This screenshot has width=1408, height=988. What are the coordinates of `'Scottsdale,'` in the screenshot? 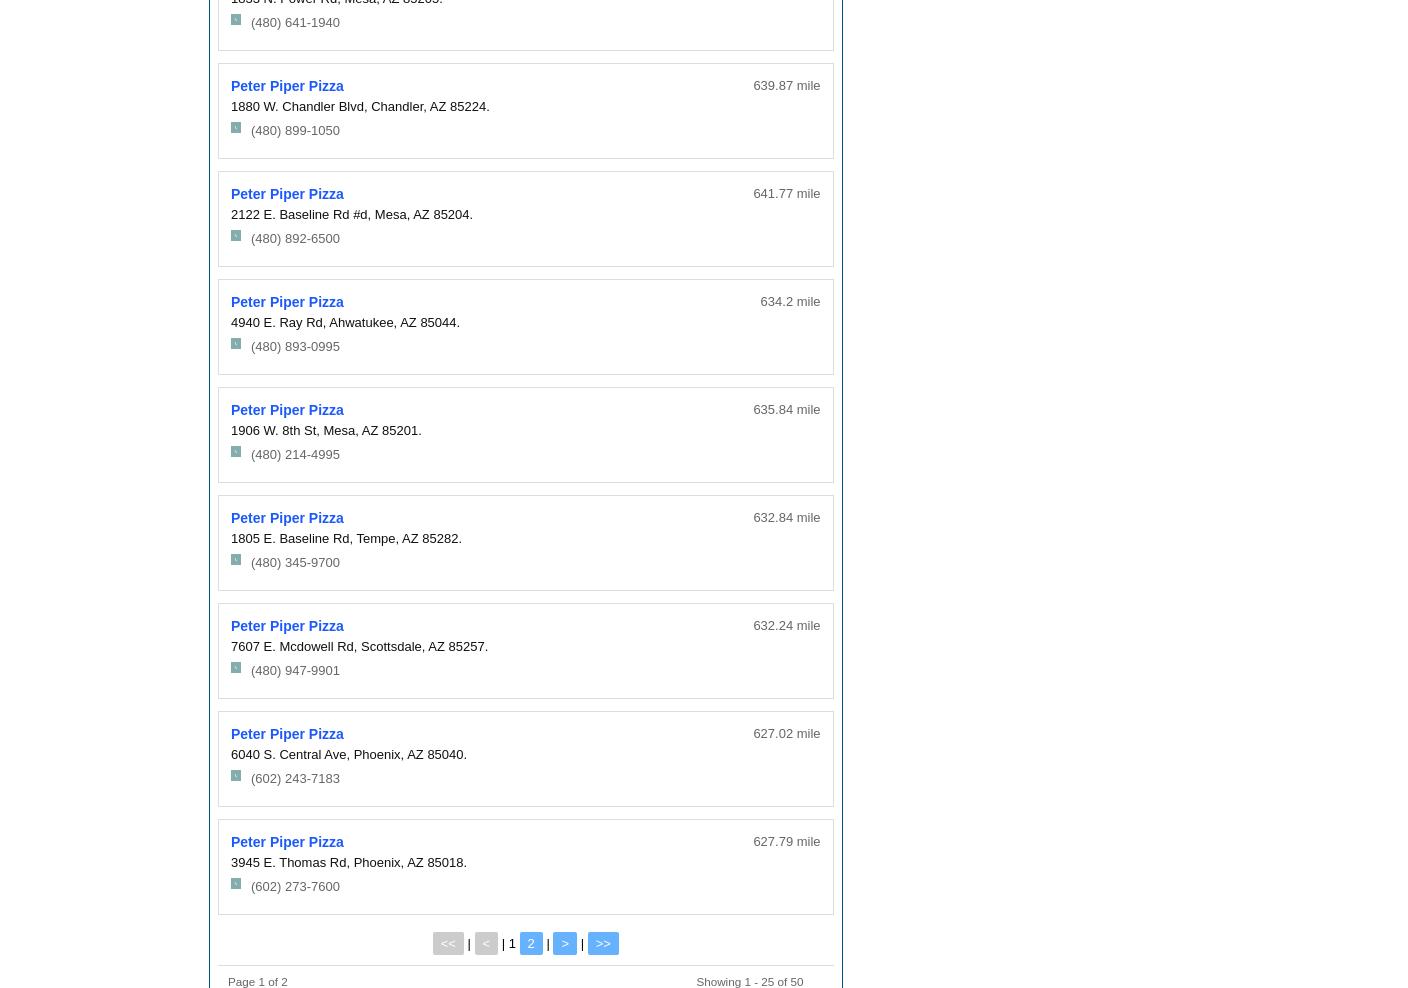 It's located at (391, 644).